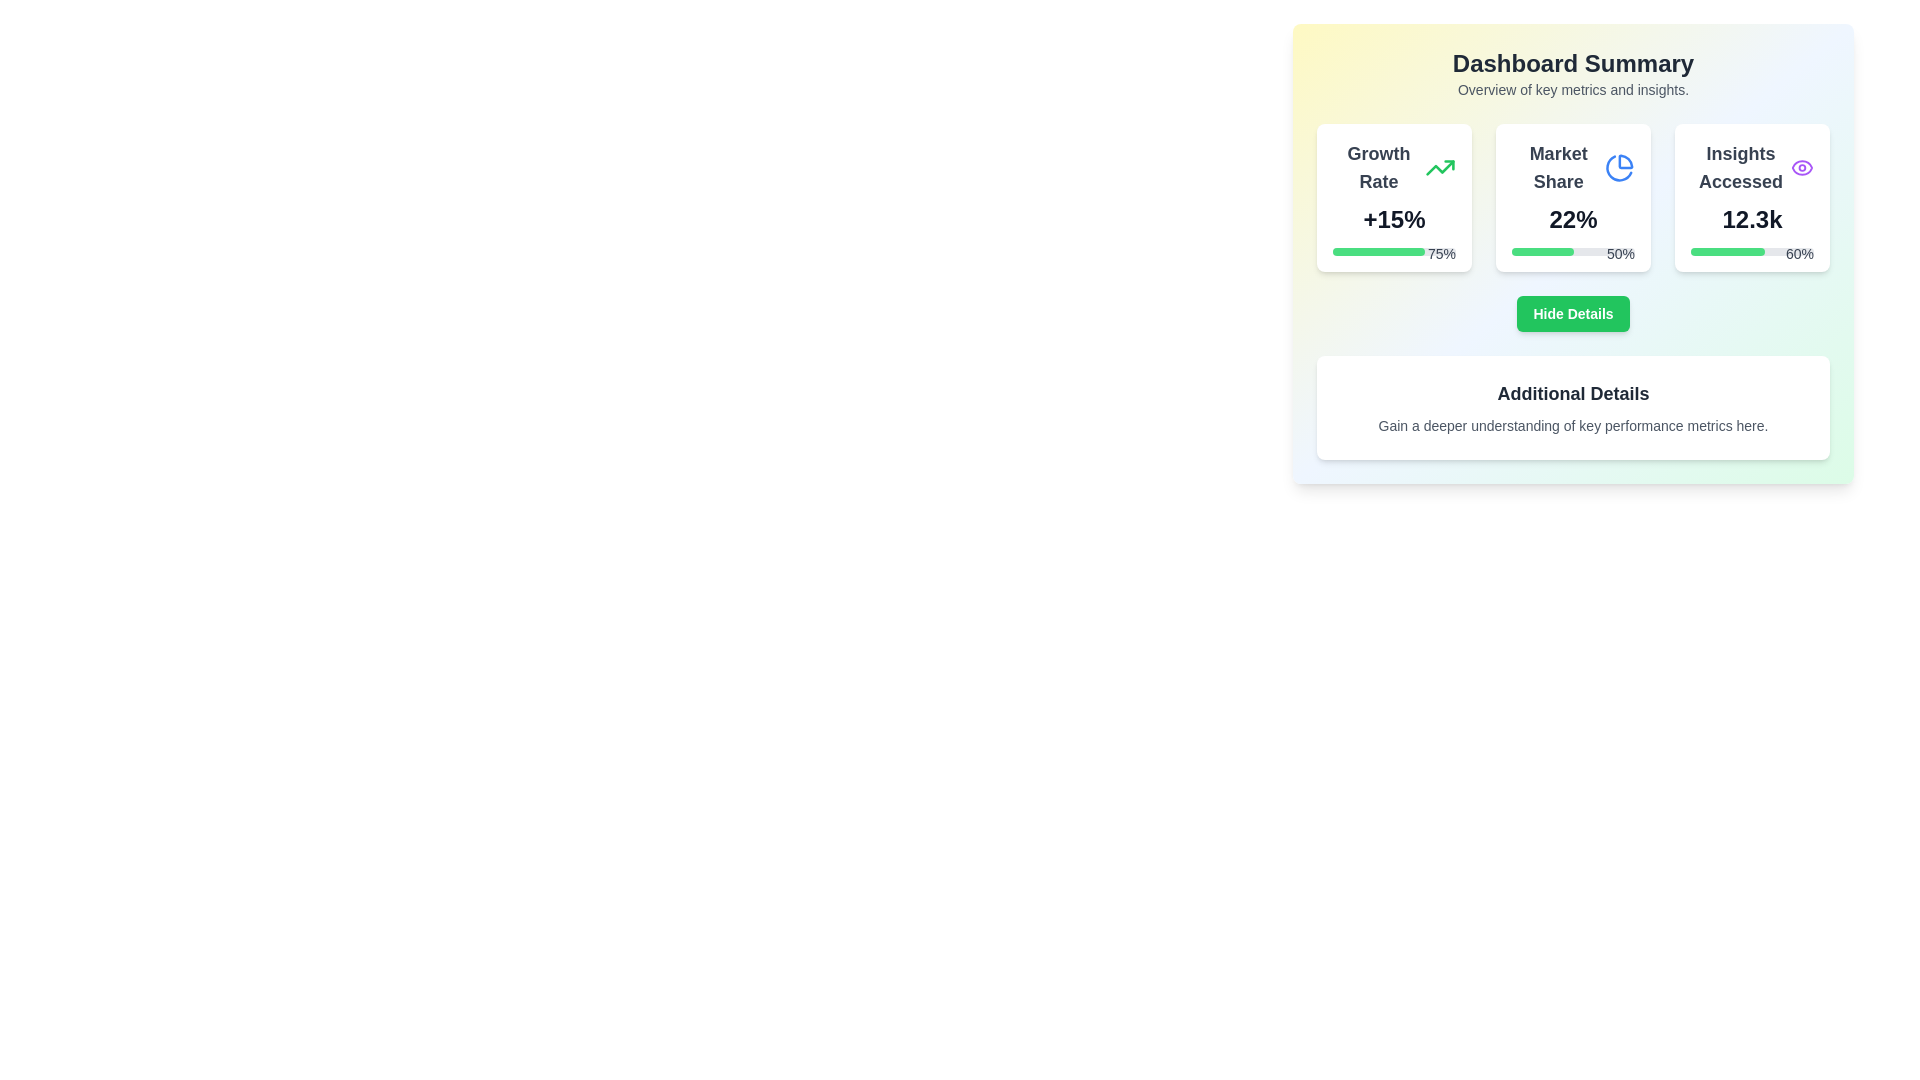  I want to click on the 'Market Share' text element, so click(1557, 167).